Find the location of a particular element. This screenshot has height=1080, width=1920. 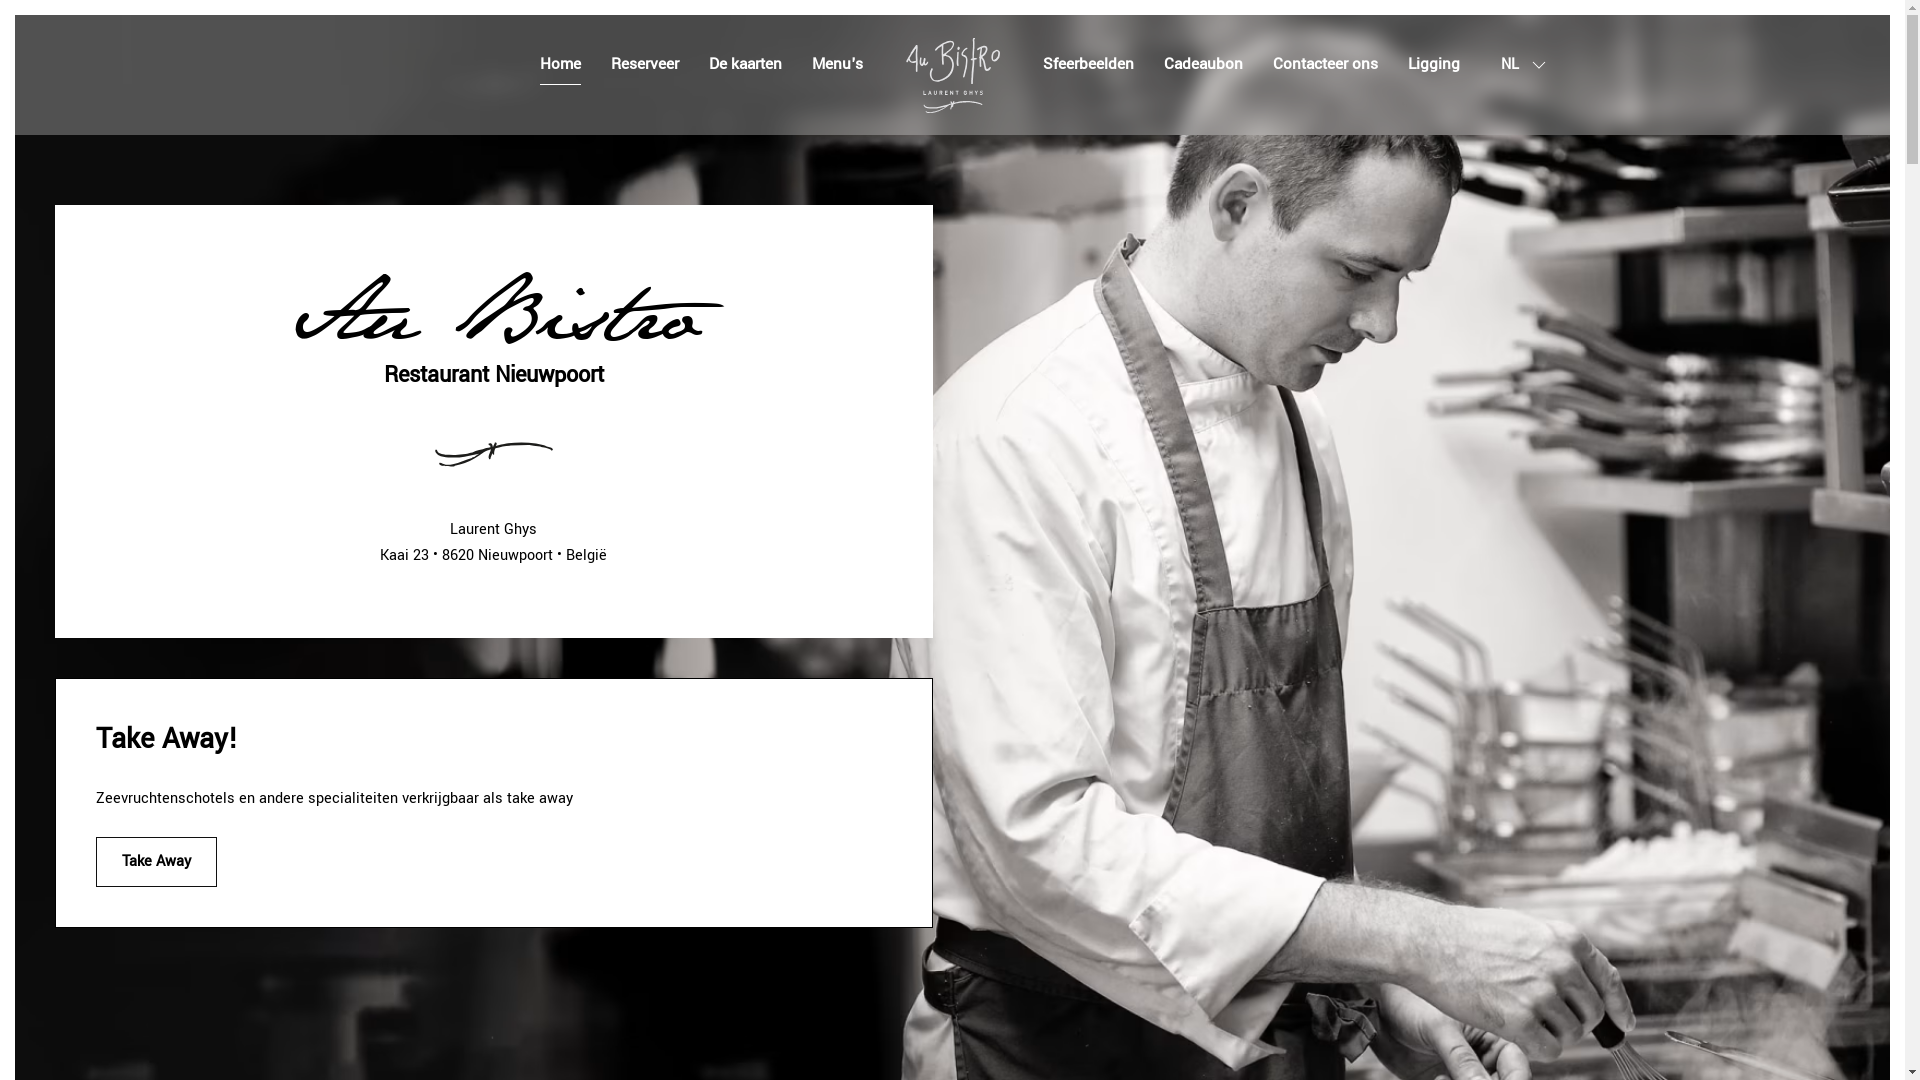

'Contacteer ons' is located at coordinates (1324, 64).